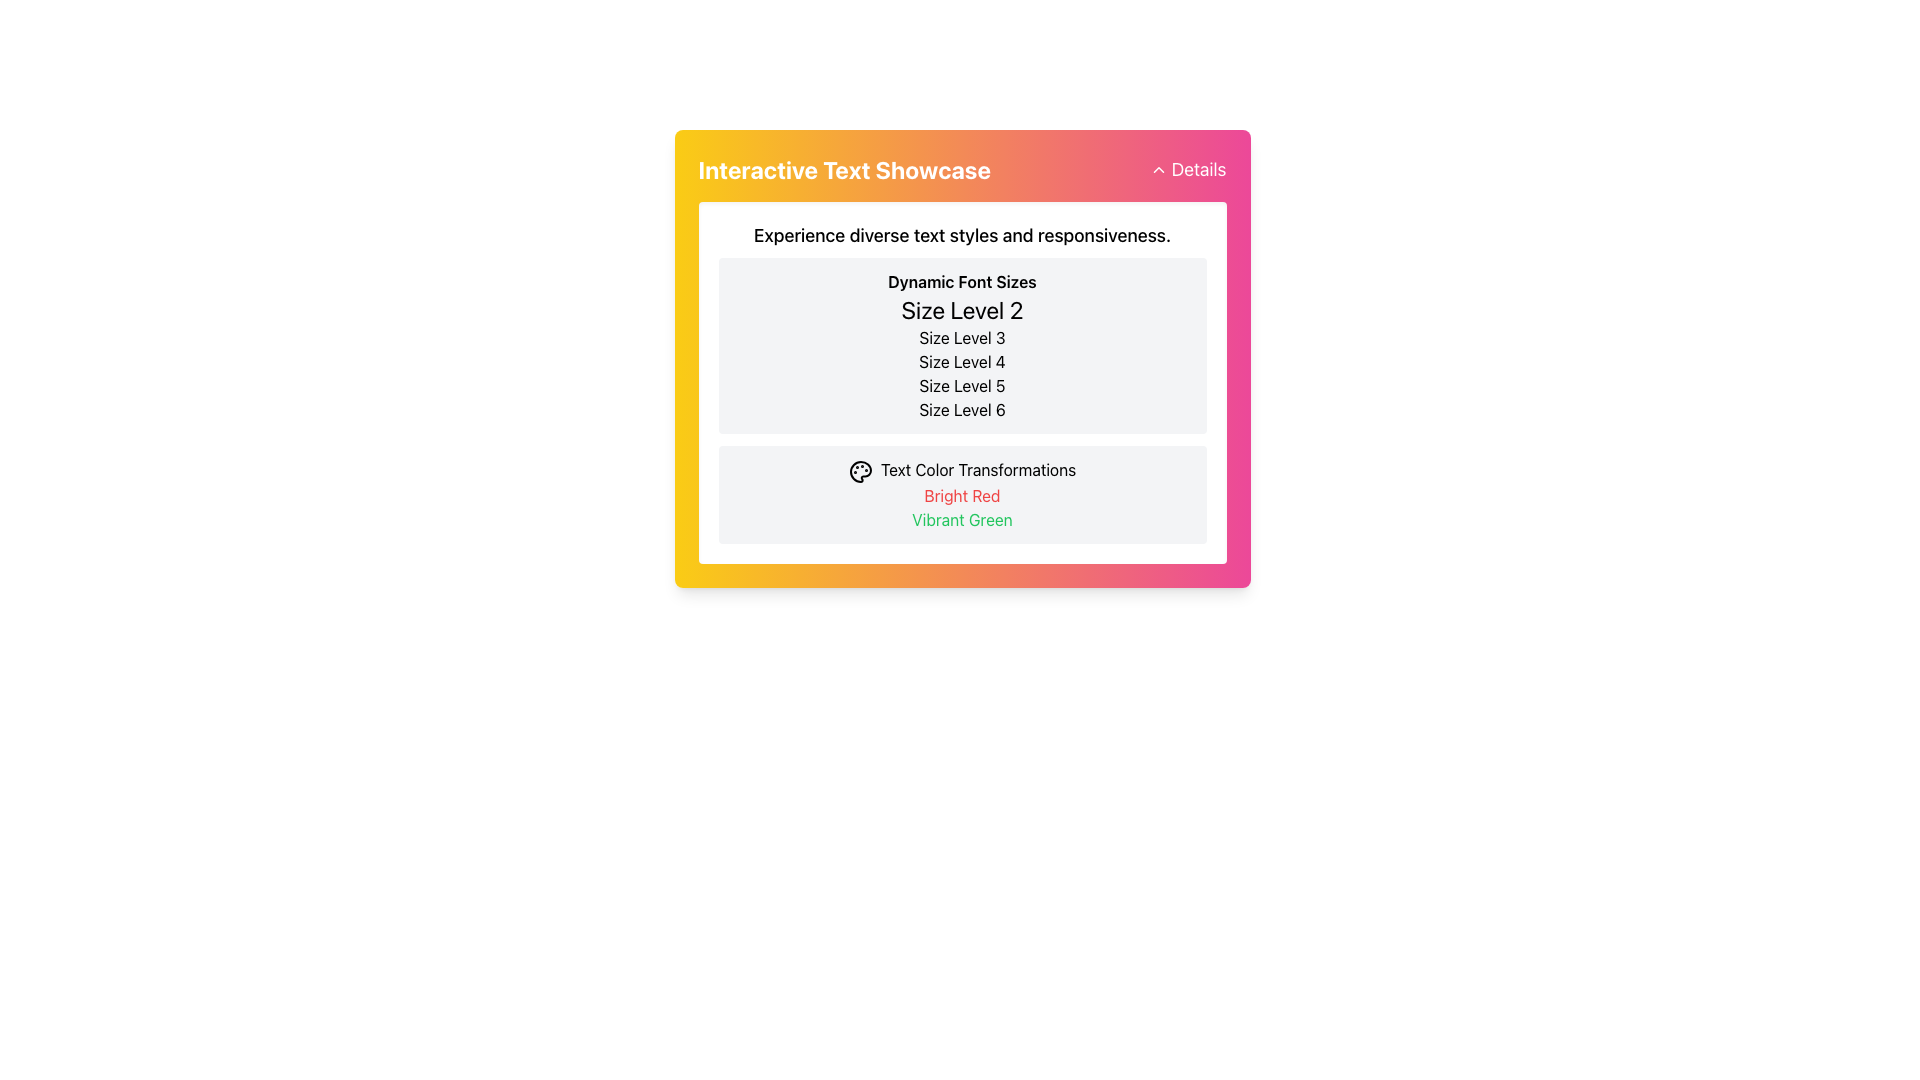 Image resolution: width=1920 pixels, height=1080 pixels. What do you see at coordinates (1158, 168) in the screenshot?
I see `the upward-facing chevron arrow icon located to the left of the 'Details' text in the top-right corner of the interface` at bounding box center [1158, 168].